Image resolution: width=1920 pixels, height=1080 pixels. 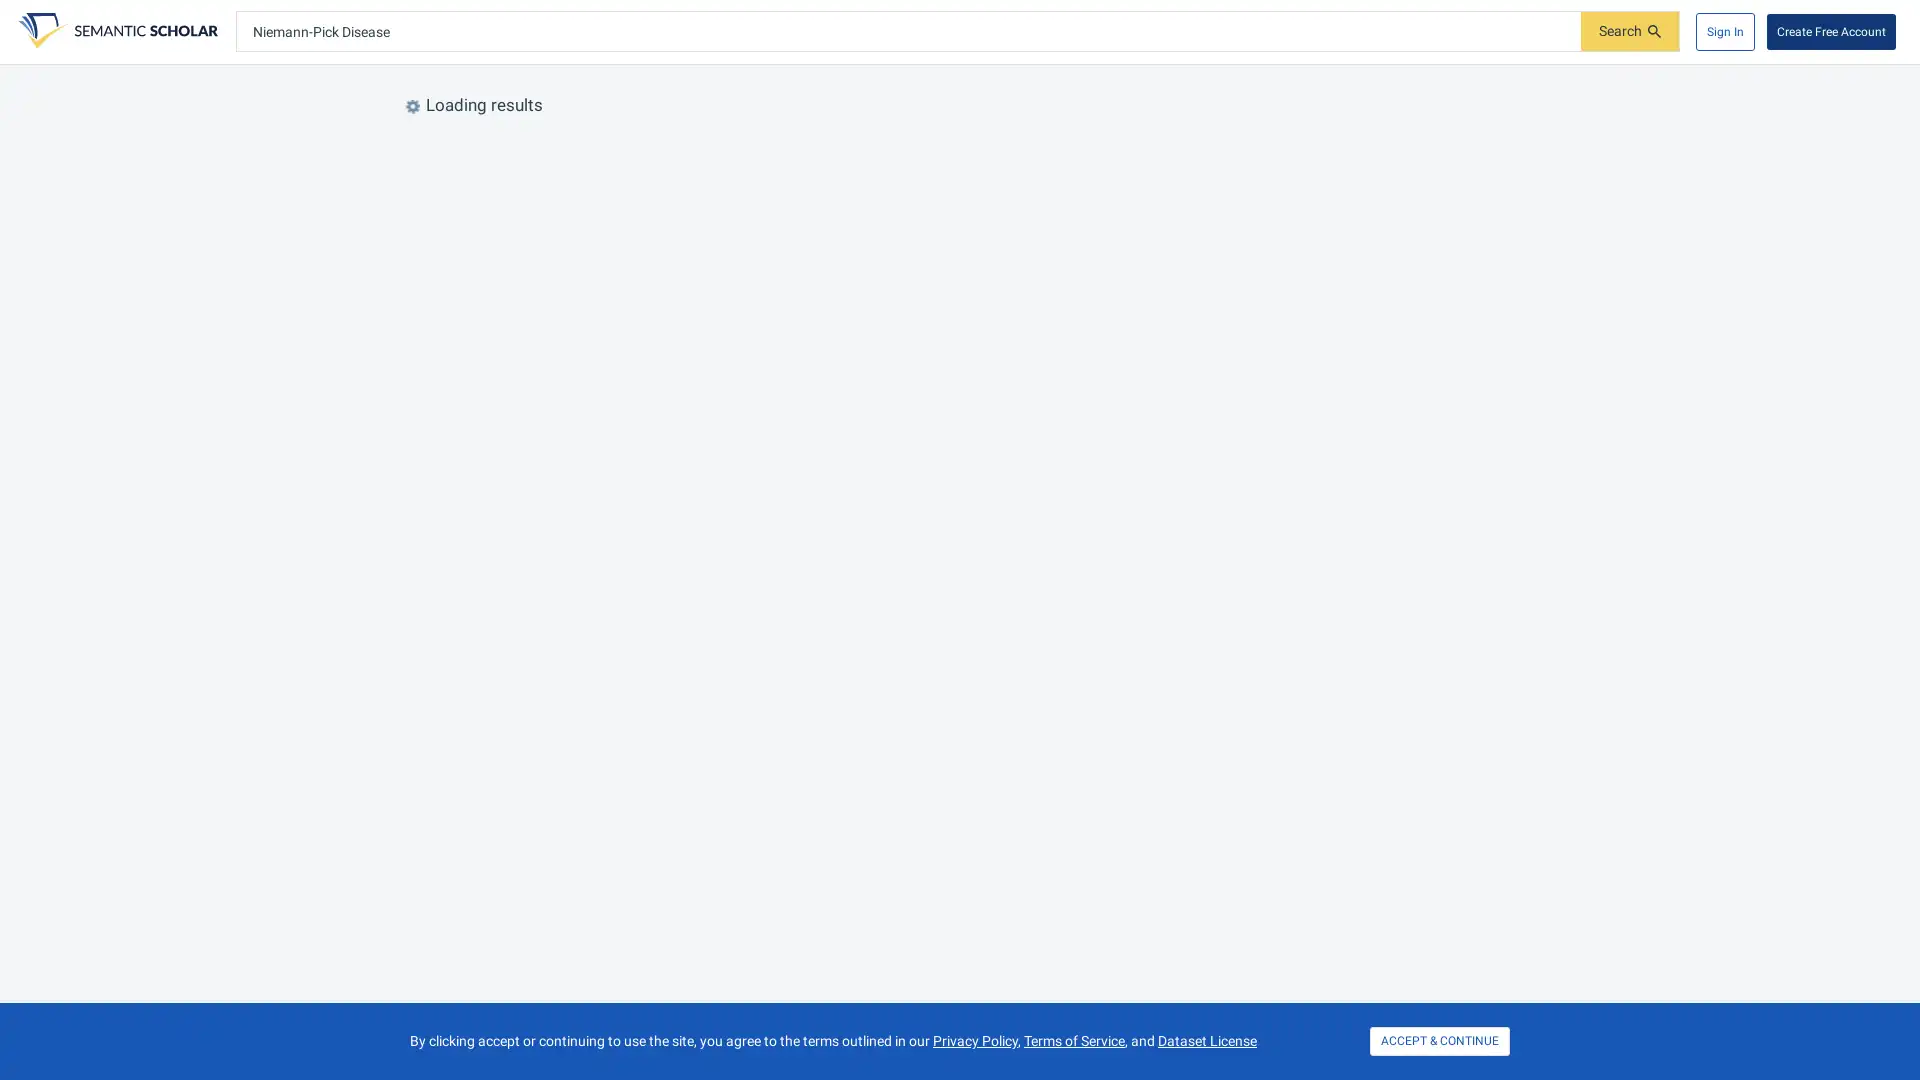 What do you see at coordinates (1440, 1040) in the screenshot?
I see `ACCEPT & CONTINUE` at bounding box center [1440, 1040].